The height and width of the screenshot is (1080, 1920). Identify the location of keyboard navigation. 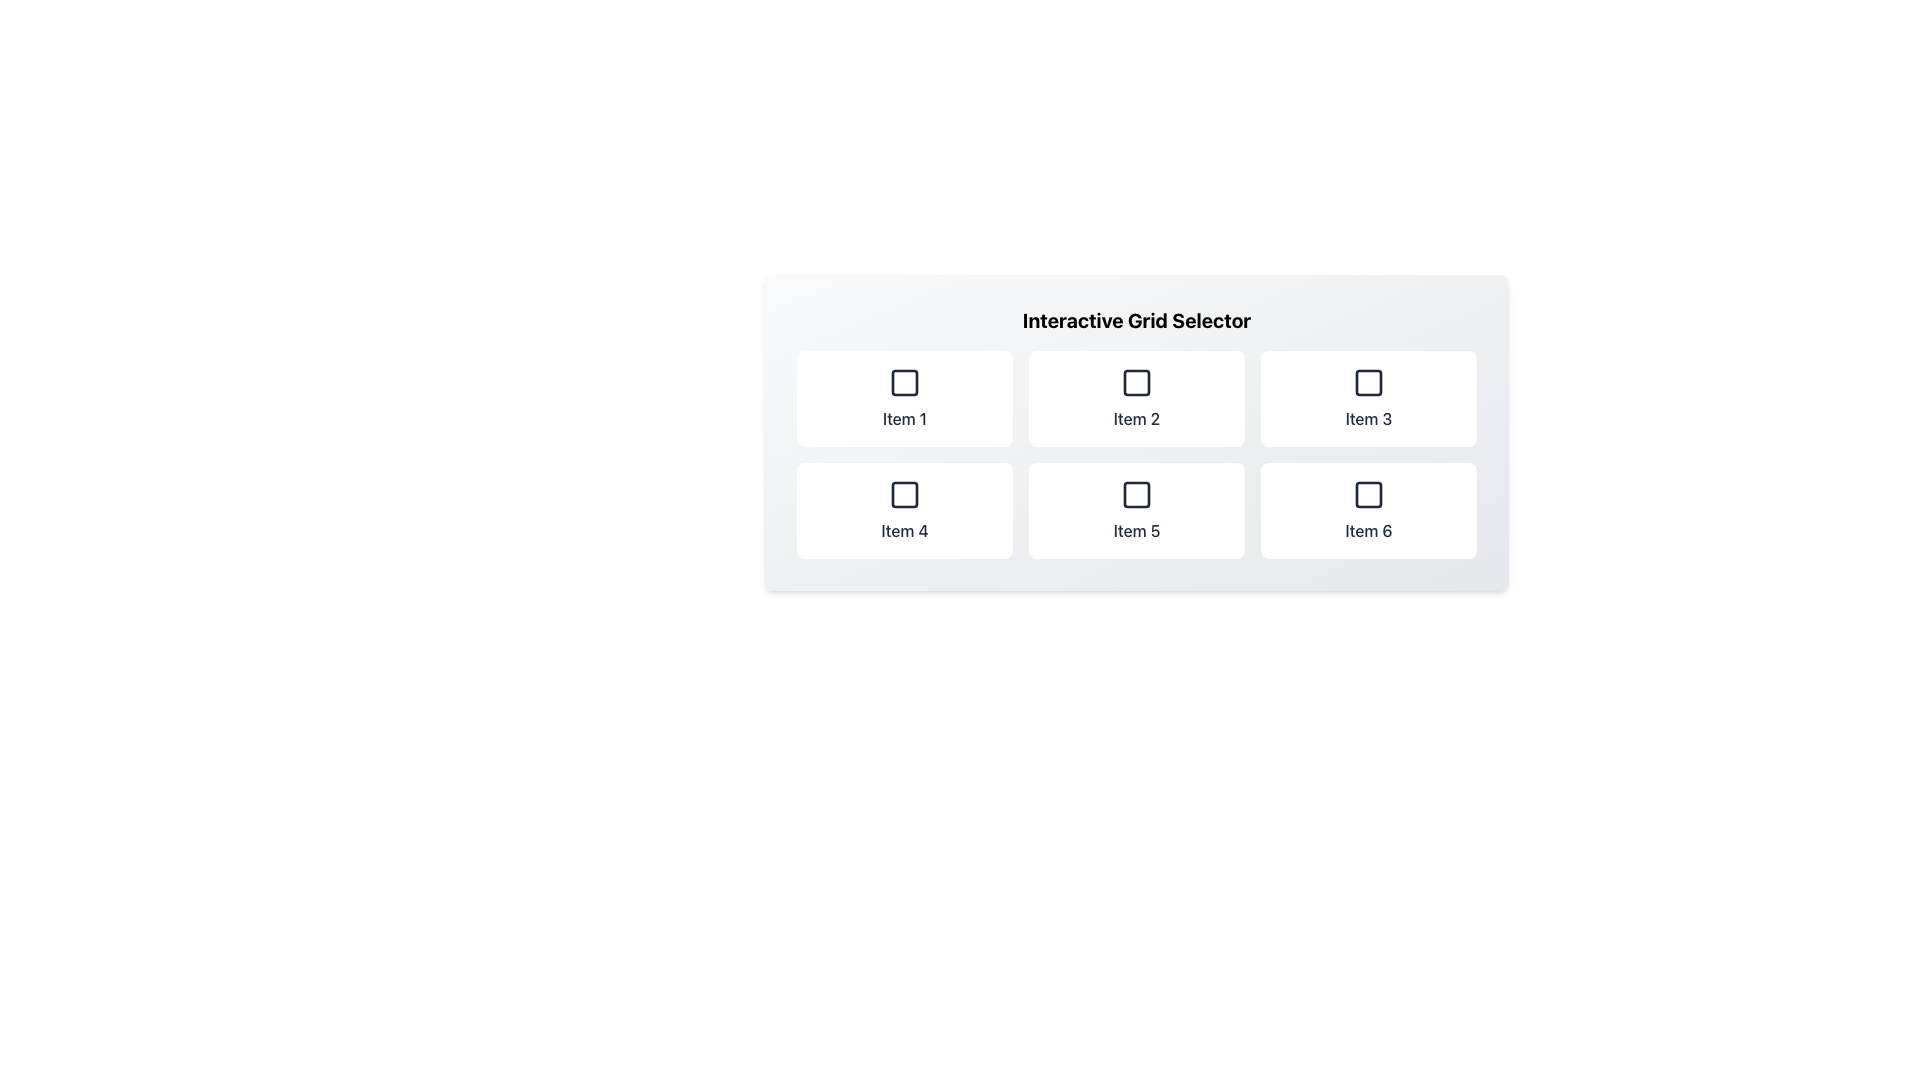
(1367, 509).